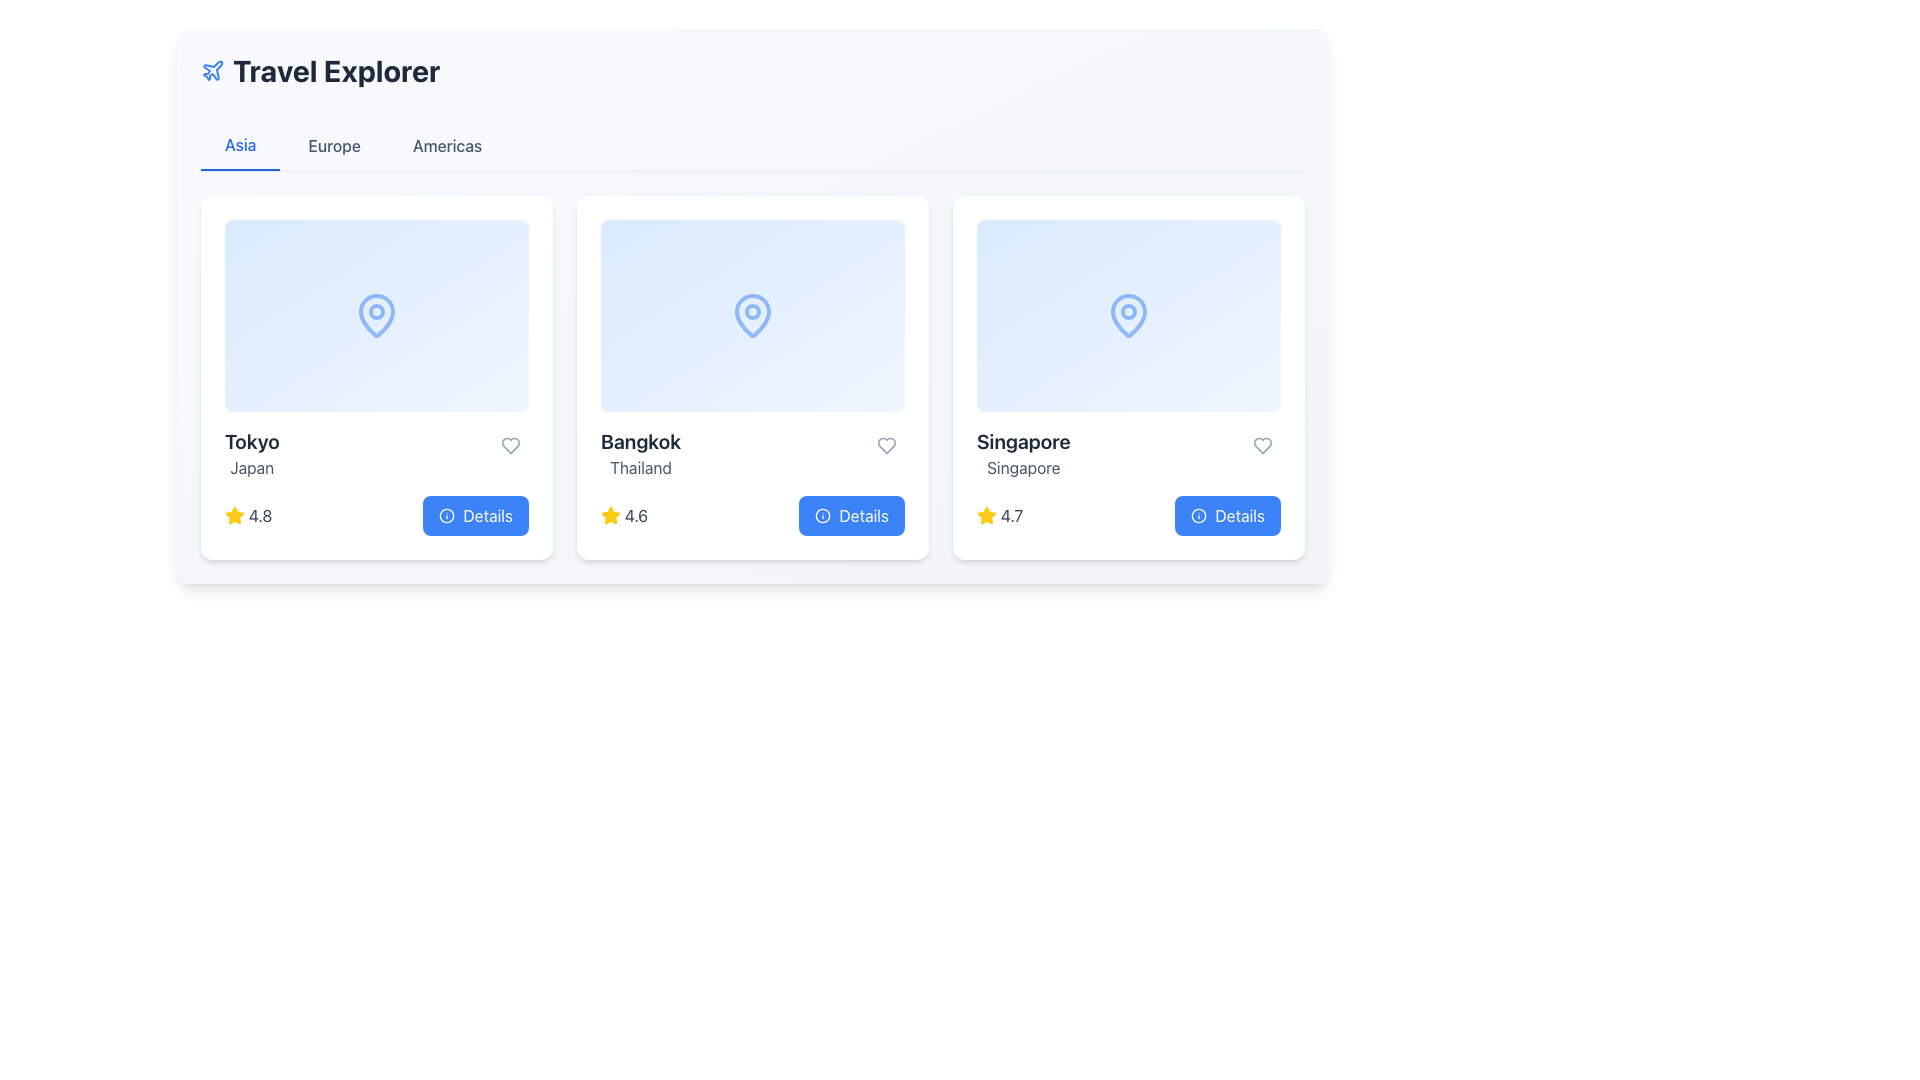 The width and height of the screenshot is (1920, 1080). Describe the element at coordinates (623, 515) in the screenshot. I see `the Rating display element located at the bottom-left corner of the card for 'Bangkok, Thailand', which is adjacent to the 'Details' button` at that location.